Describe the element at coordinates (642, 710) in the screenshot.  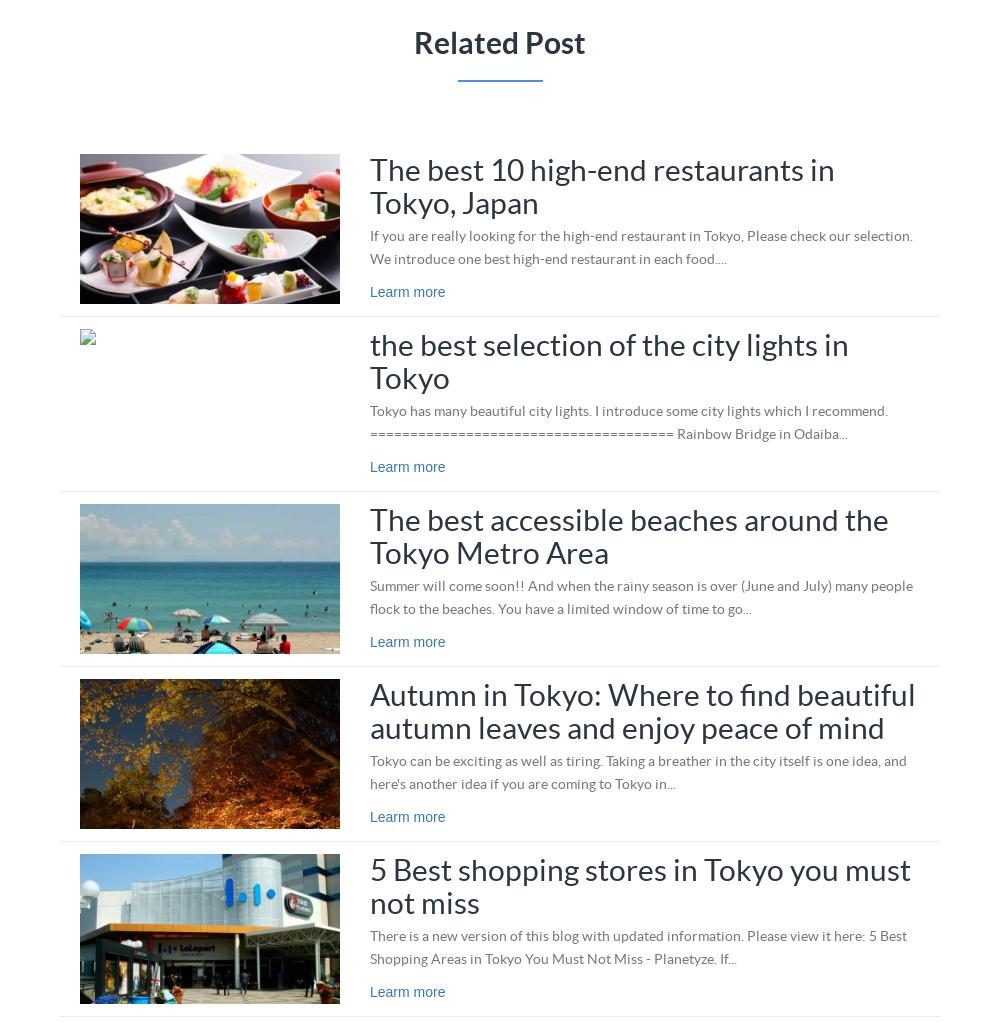
I see `'Autumn in Tokyo: Where to find beautiful autumn leaves and enjoy peace of mind'` at that location.